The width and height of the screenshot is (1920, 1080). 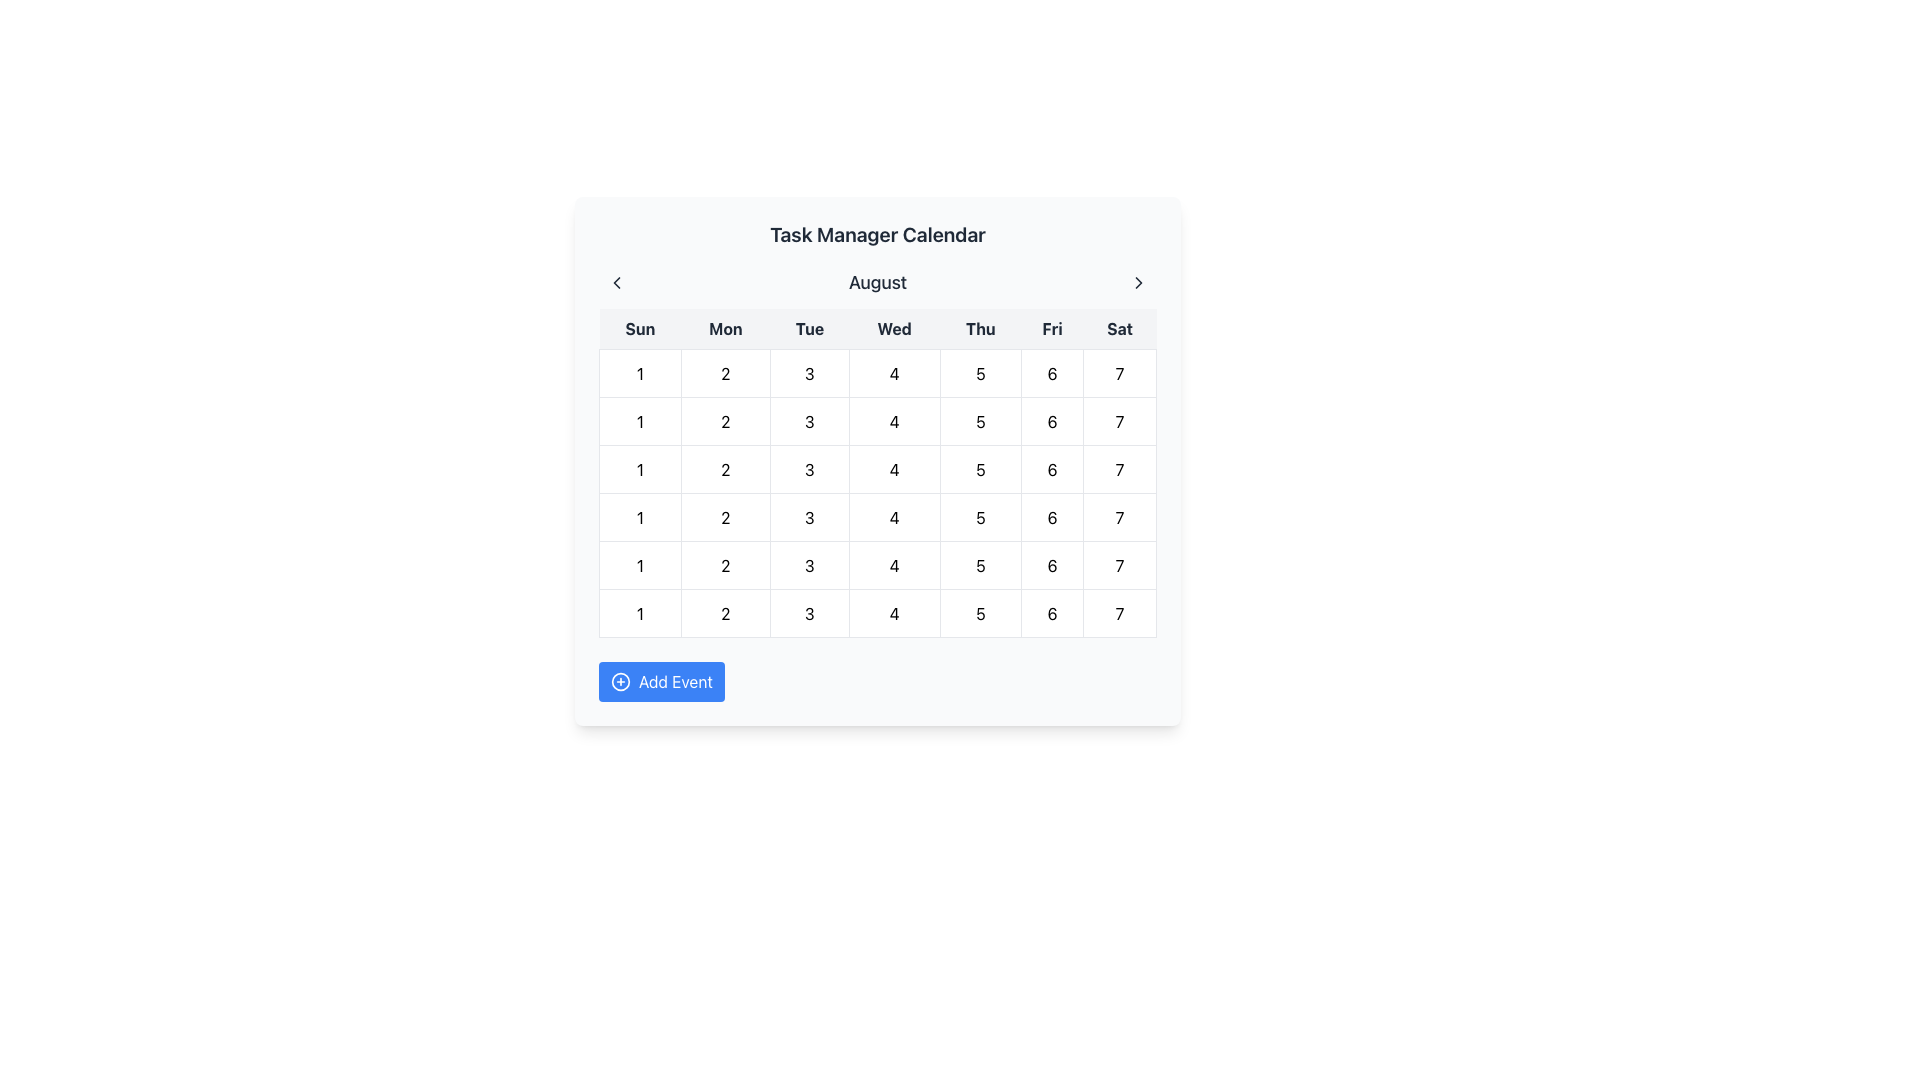 I want to click on the Text label displaying the number '4' in the calendar grid, which is the fourth element in the row under 'Wednesday', so click(x=893, y=516).